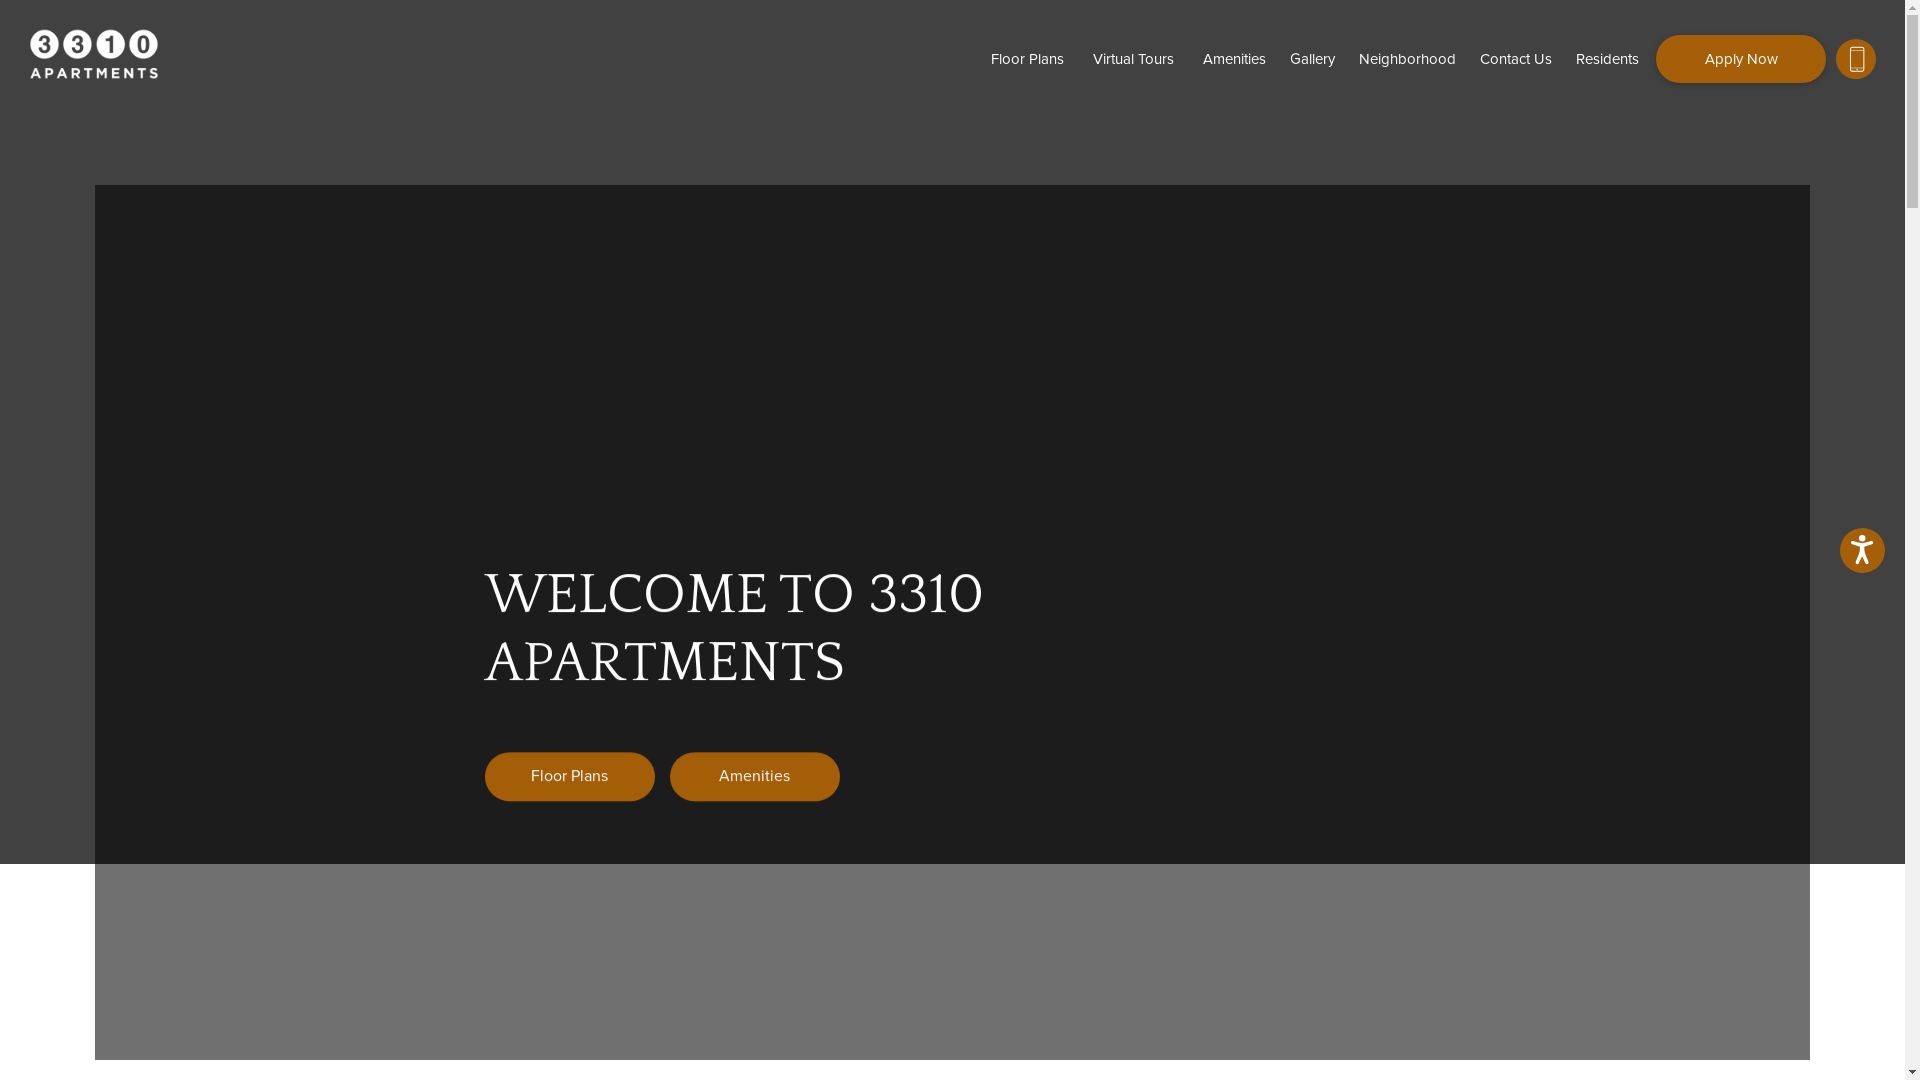 The width and height of the screenshot is (1920, 1080). Describe the element at coordinates (1563, 57) in the screenshot. I see `'Residents'` at that location.